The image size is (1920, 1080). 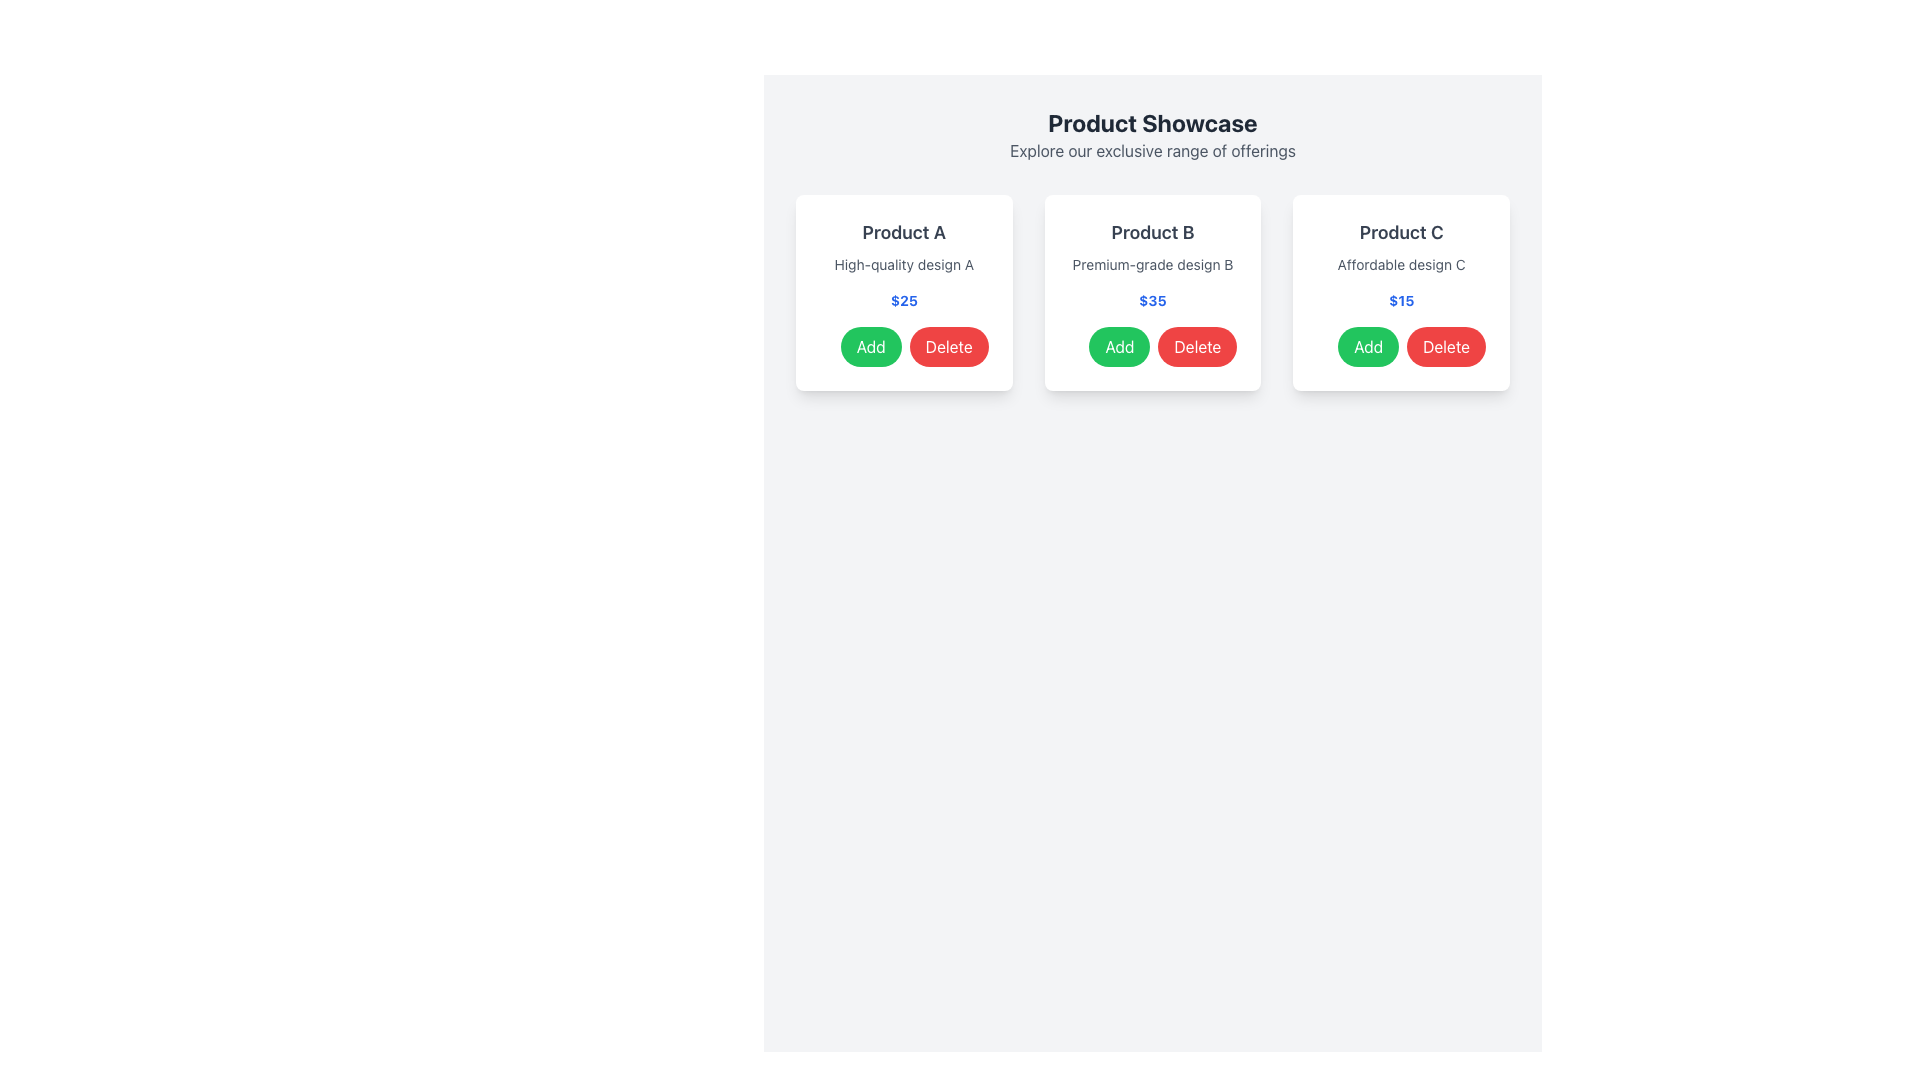 What do you see at coordinates (903, 300) in the screenshot?
I see `the text label displaying the price '$25' in bold blue styling, positioned beneath the product description 'High-quality design A' in the product card for 'Product A'` at bounding box center [903, 300].